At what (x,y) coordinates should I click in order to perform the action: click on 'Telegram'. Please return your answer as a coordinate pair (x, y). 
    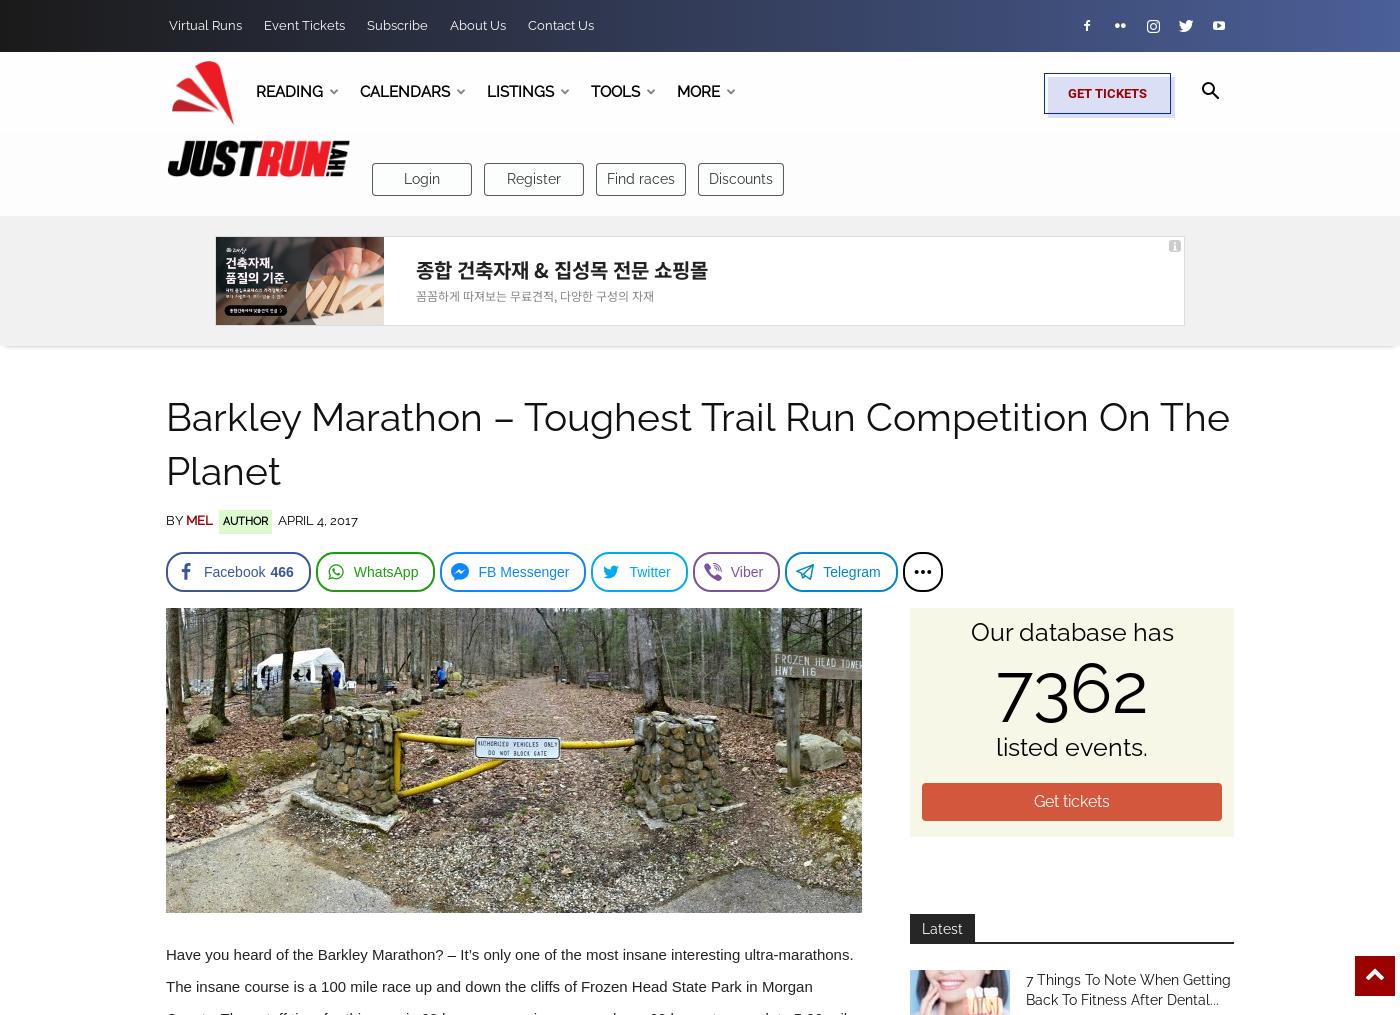
    Looking at the image, I should click on (823, 571).